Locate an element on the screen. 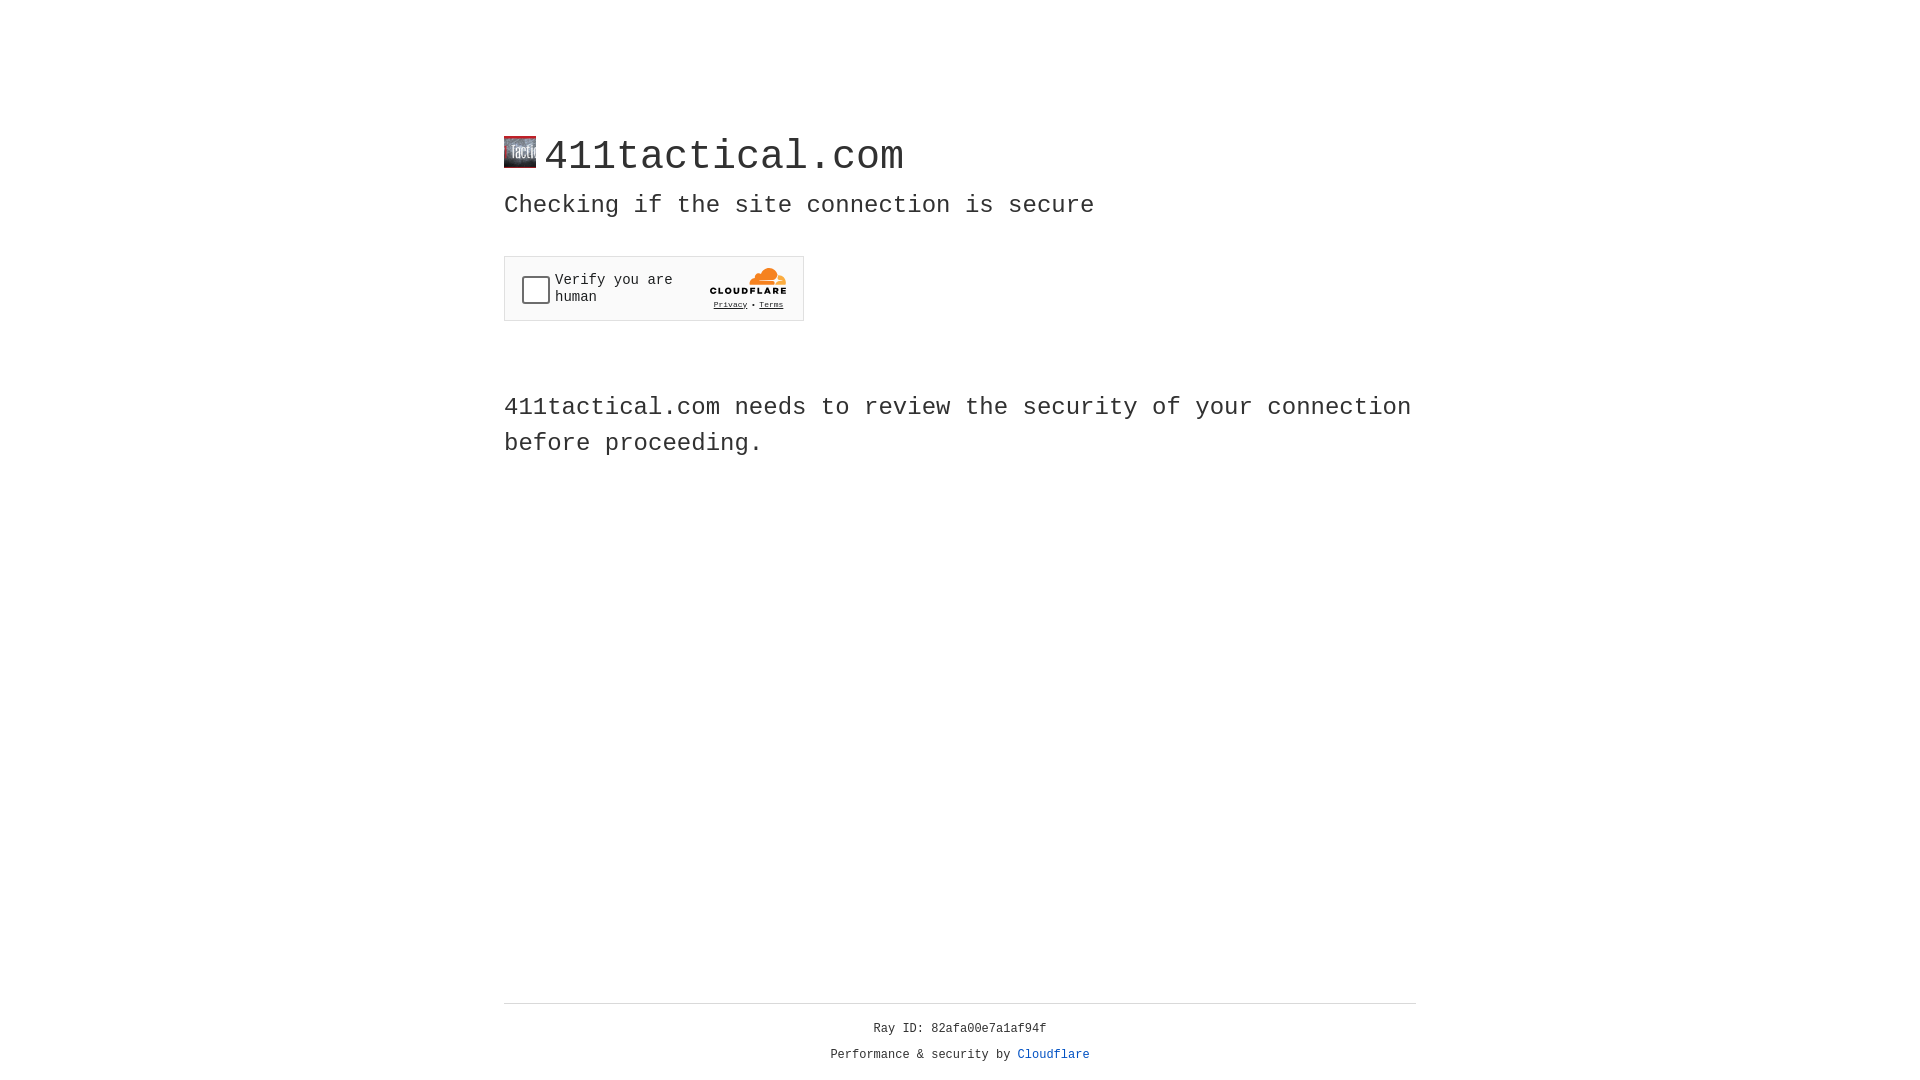  'Widget containing a Cloudflare security challenge' is located at coordinates (653, 288).